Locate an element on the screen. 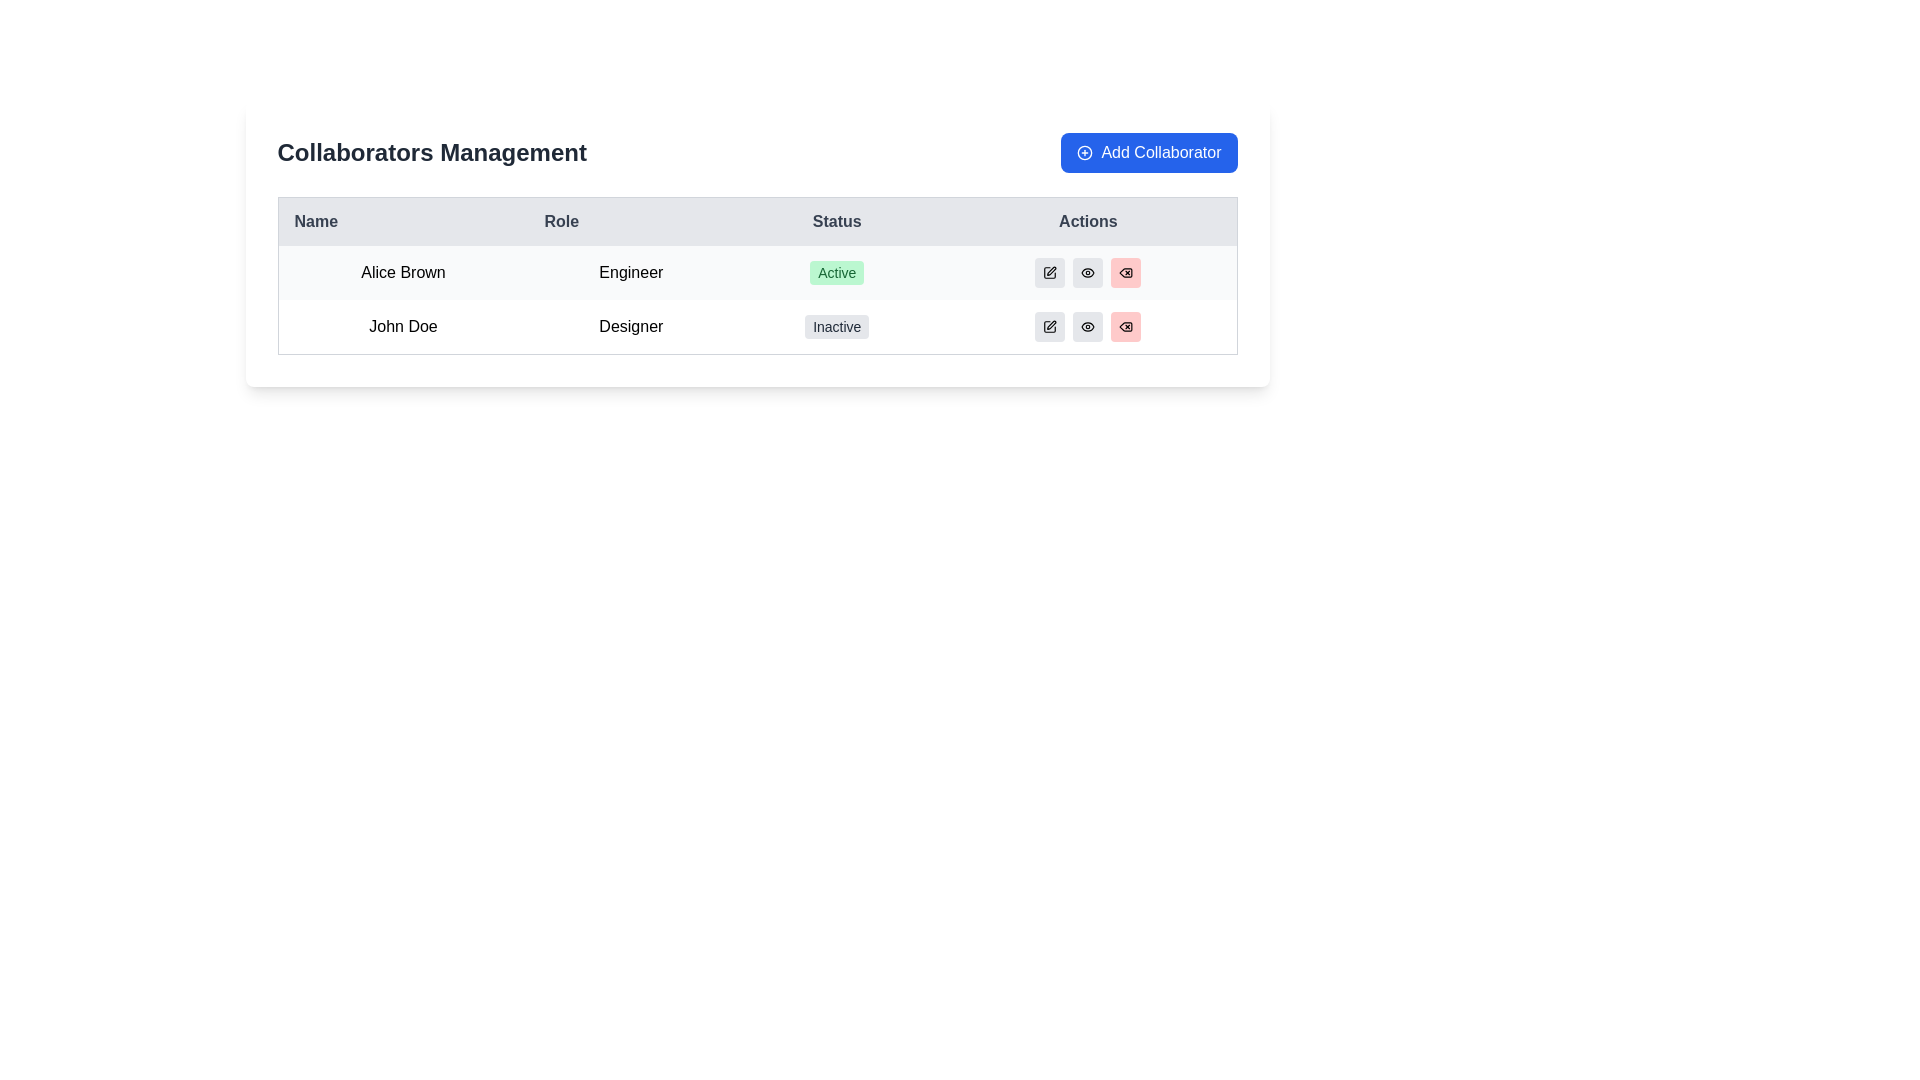 The height and width of the screenshot is (1080, 1920). the 'Actions' column header in the table, which is the fourth column and located at the far right of the row, adjacent to the 'Status' column is located at coordinates (1087, 221).